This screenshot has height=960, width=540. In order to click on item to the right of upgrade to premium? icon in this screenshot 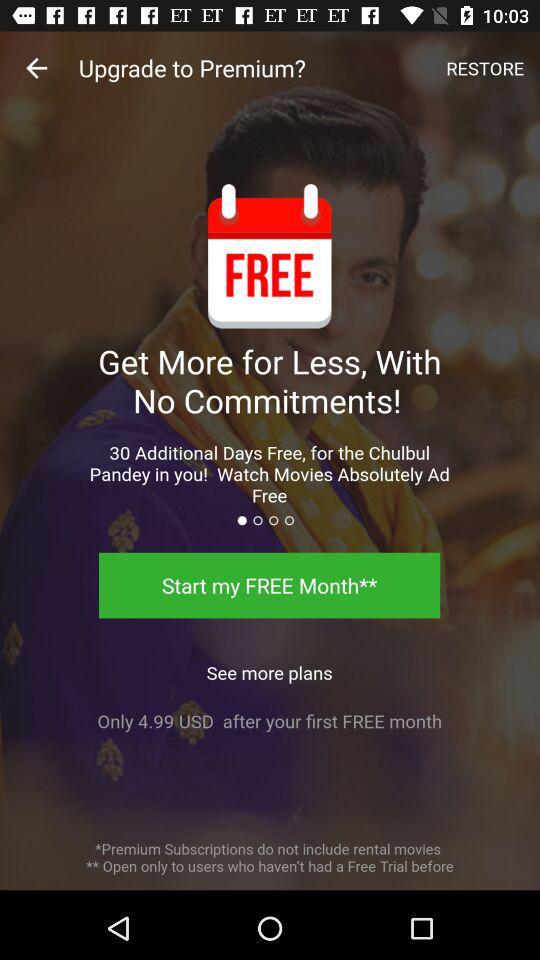, I will do `click(484, 68)`.